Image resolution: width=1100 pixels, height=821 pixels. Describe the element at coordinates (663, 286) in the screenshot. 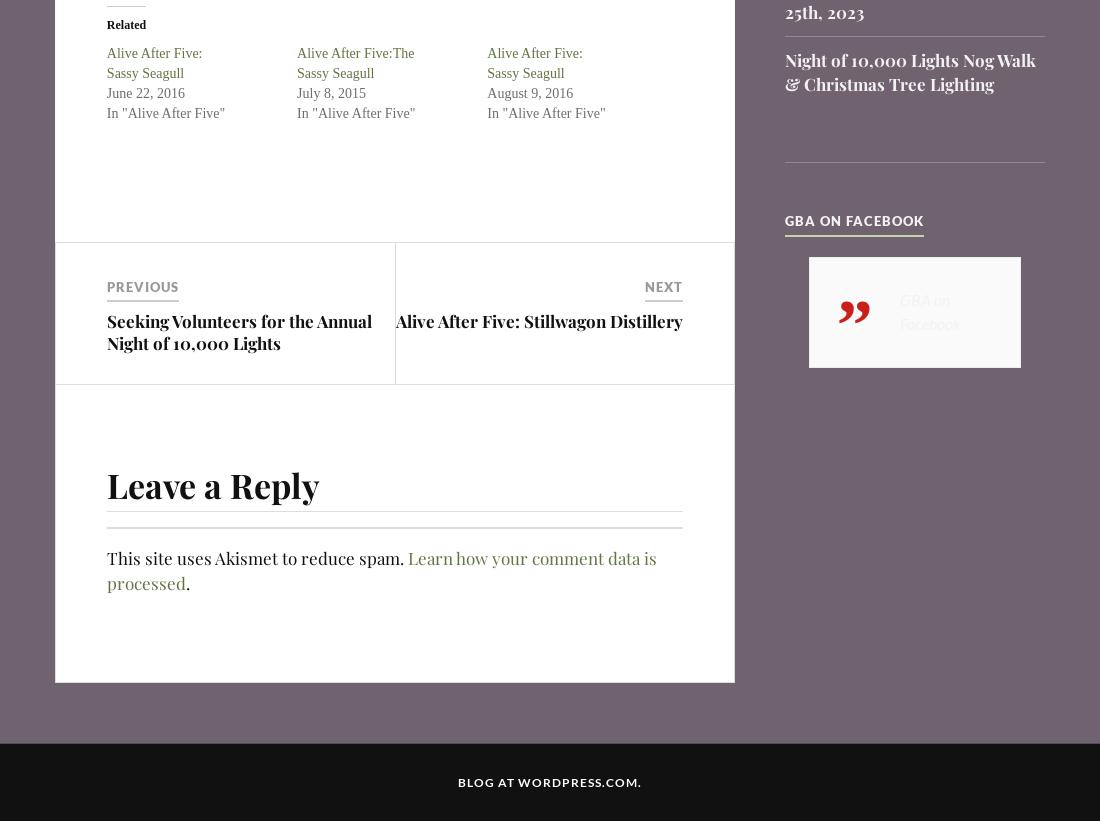

I see `'Next'` at that location.